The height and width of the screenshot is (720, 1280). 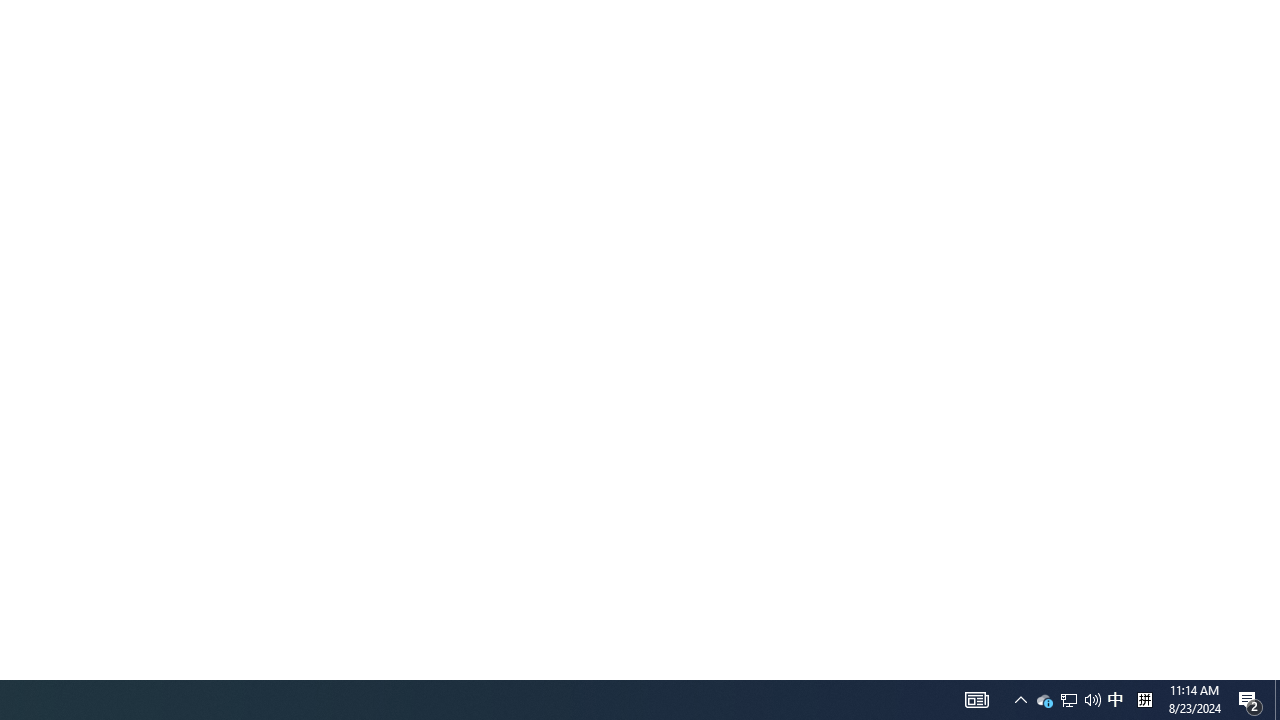 I want to click on 'AutomationID: 4105', so click(x=977, y=698).